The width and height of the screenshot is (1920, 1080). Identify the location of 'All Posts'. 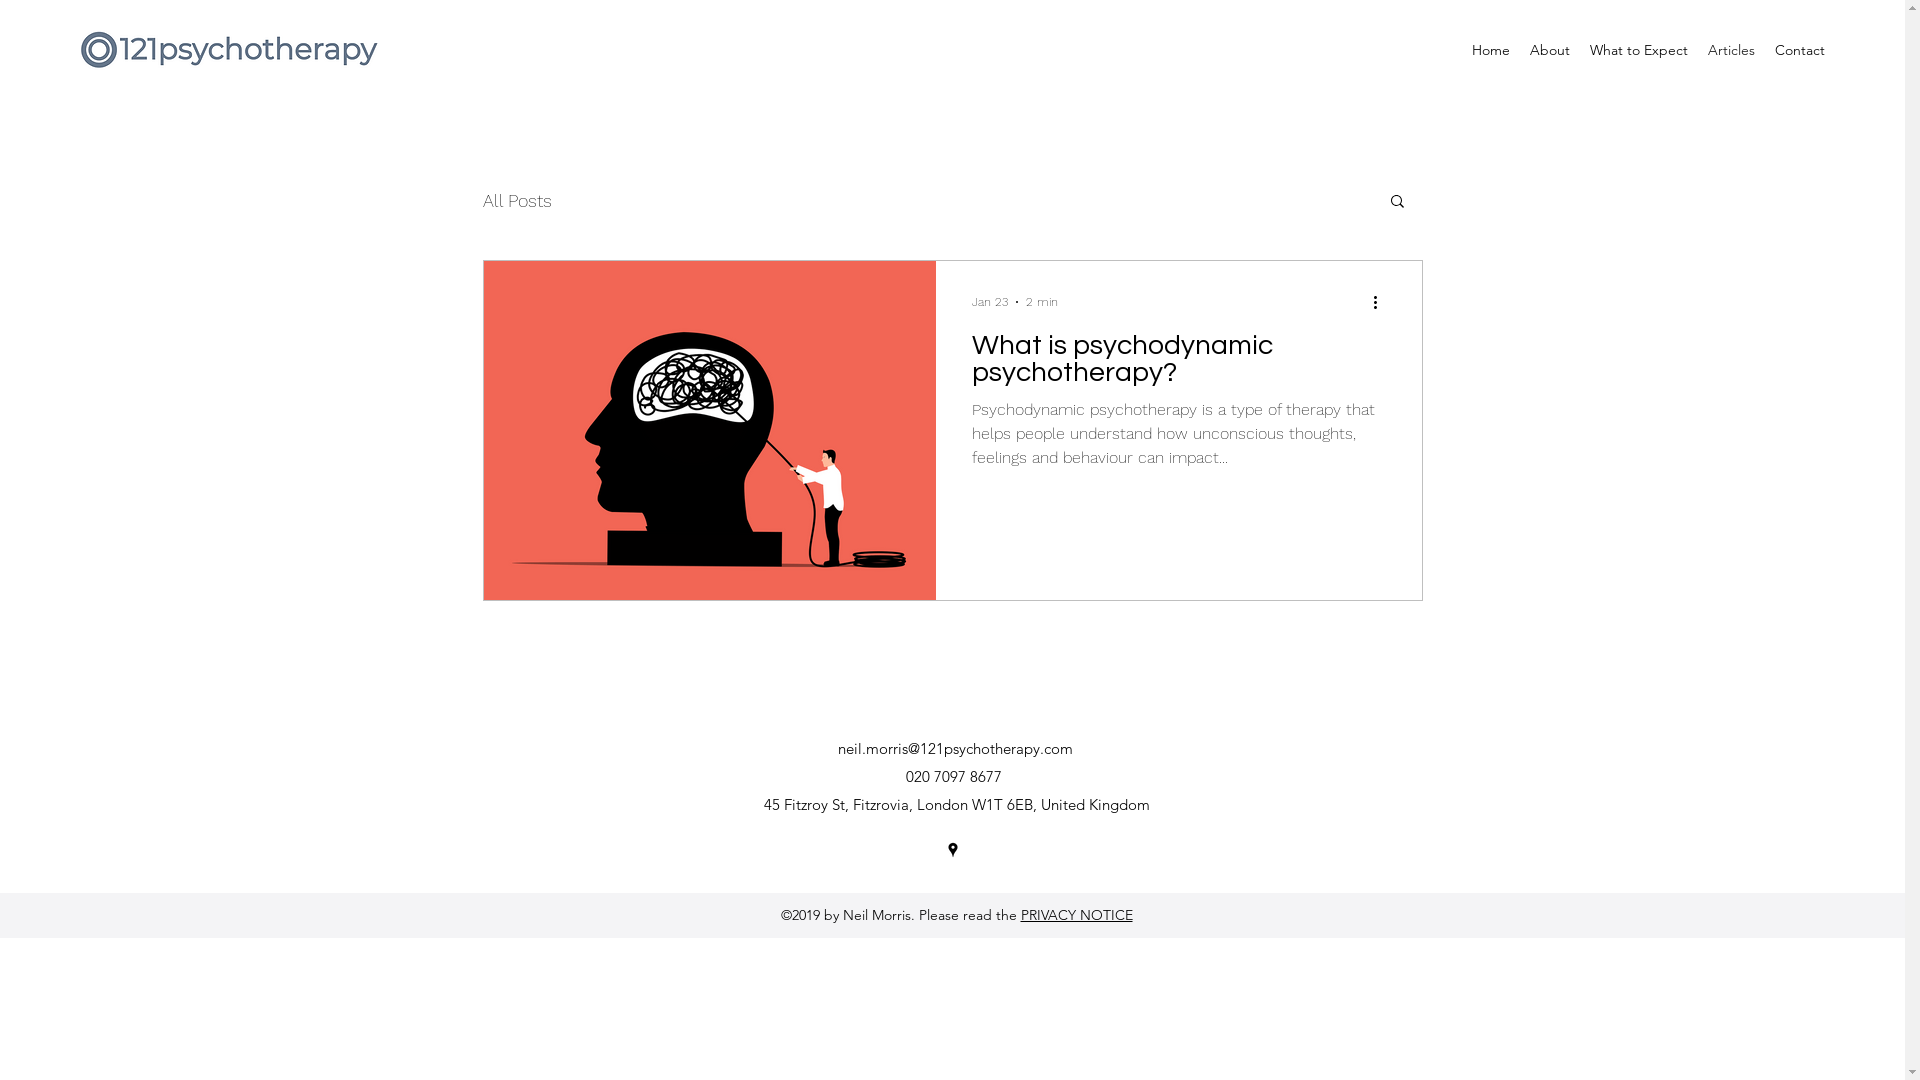
(516, 200).